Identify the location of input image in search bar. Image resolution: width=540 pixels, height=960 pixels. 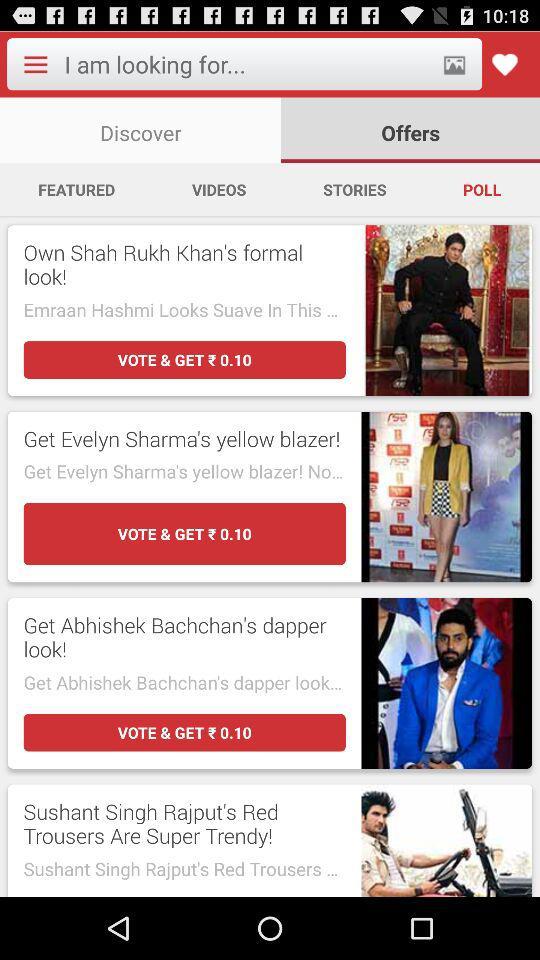
(454, 64).